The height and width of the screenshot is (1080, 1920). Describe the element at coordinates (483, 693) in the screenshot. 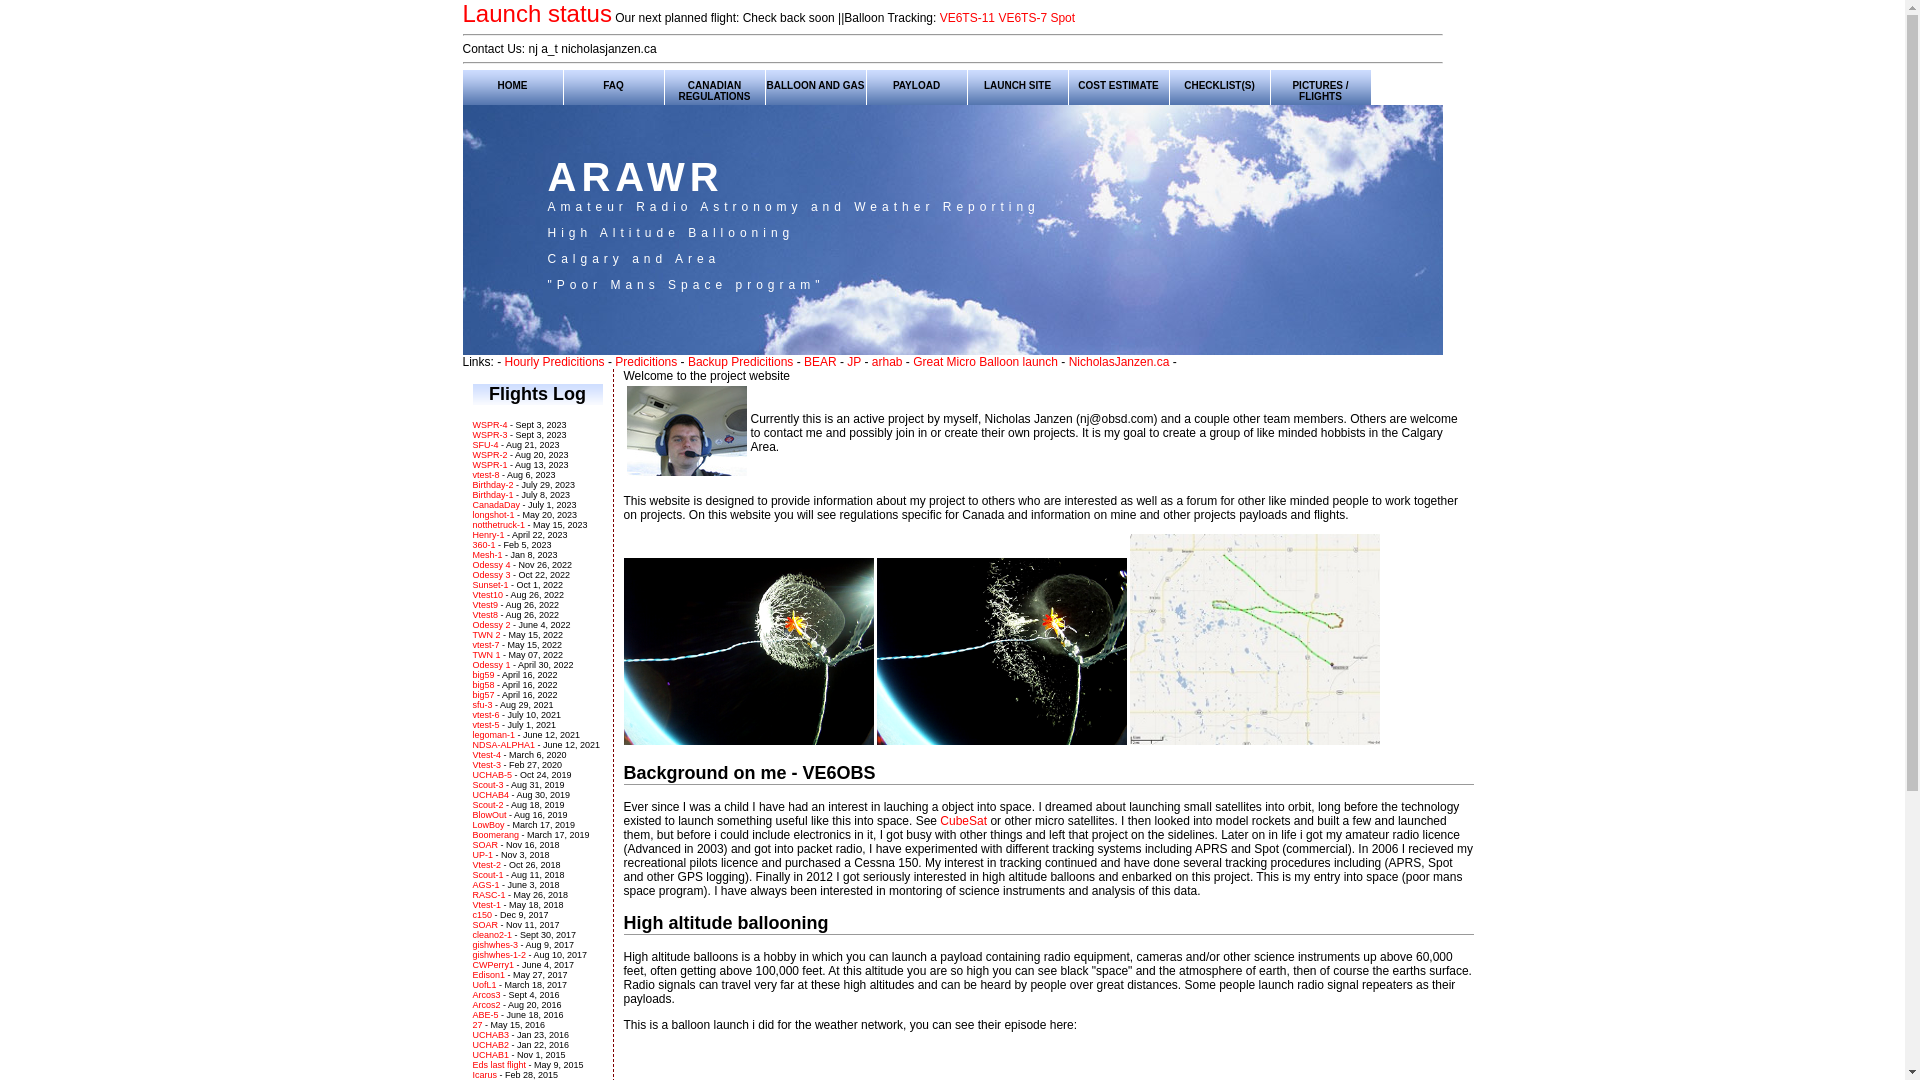

I see `'big57'` at that location.